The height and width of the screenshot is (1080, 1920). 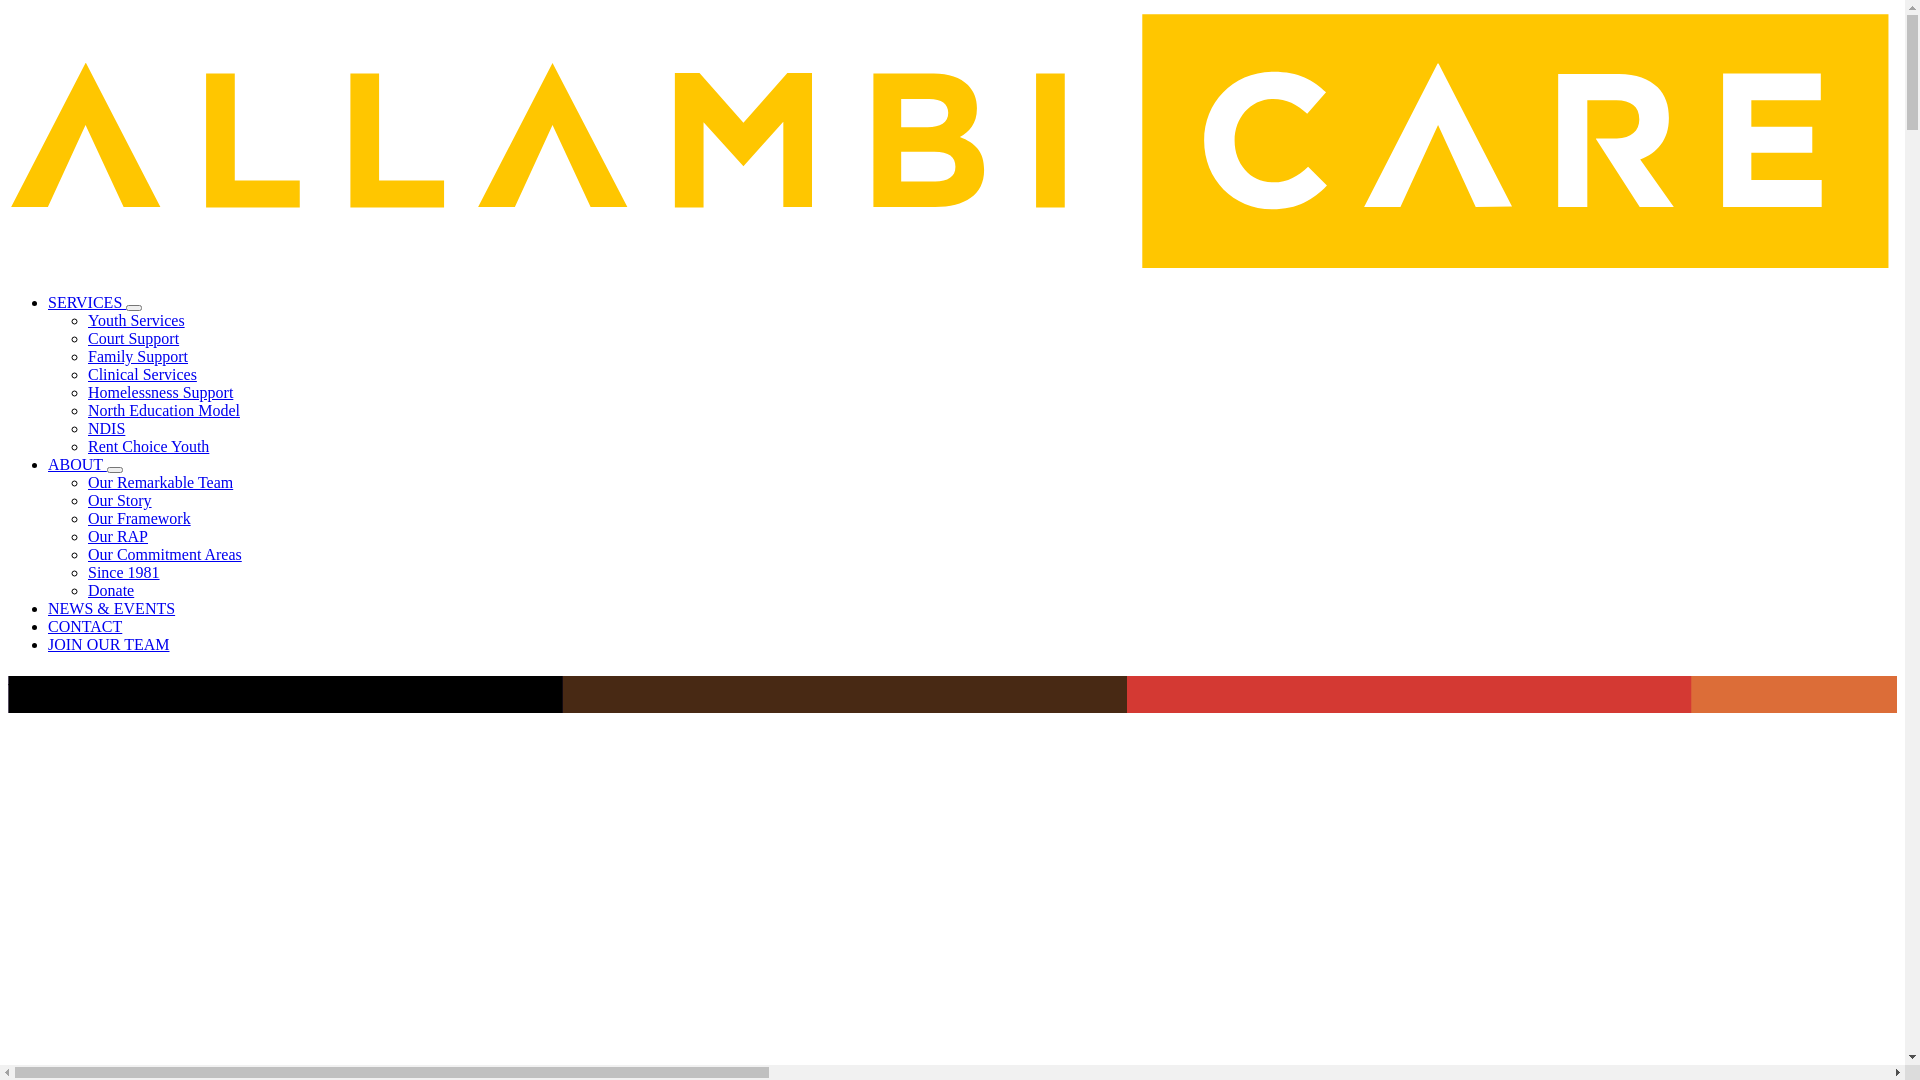 I want to click on 'Rent Choice Youth', so click(x=147, y=445).